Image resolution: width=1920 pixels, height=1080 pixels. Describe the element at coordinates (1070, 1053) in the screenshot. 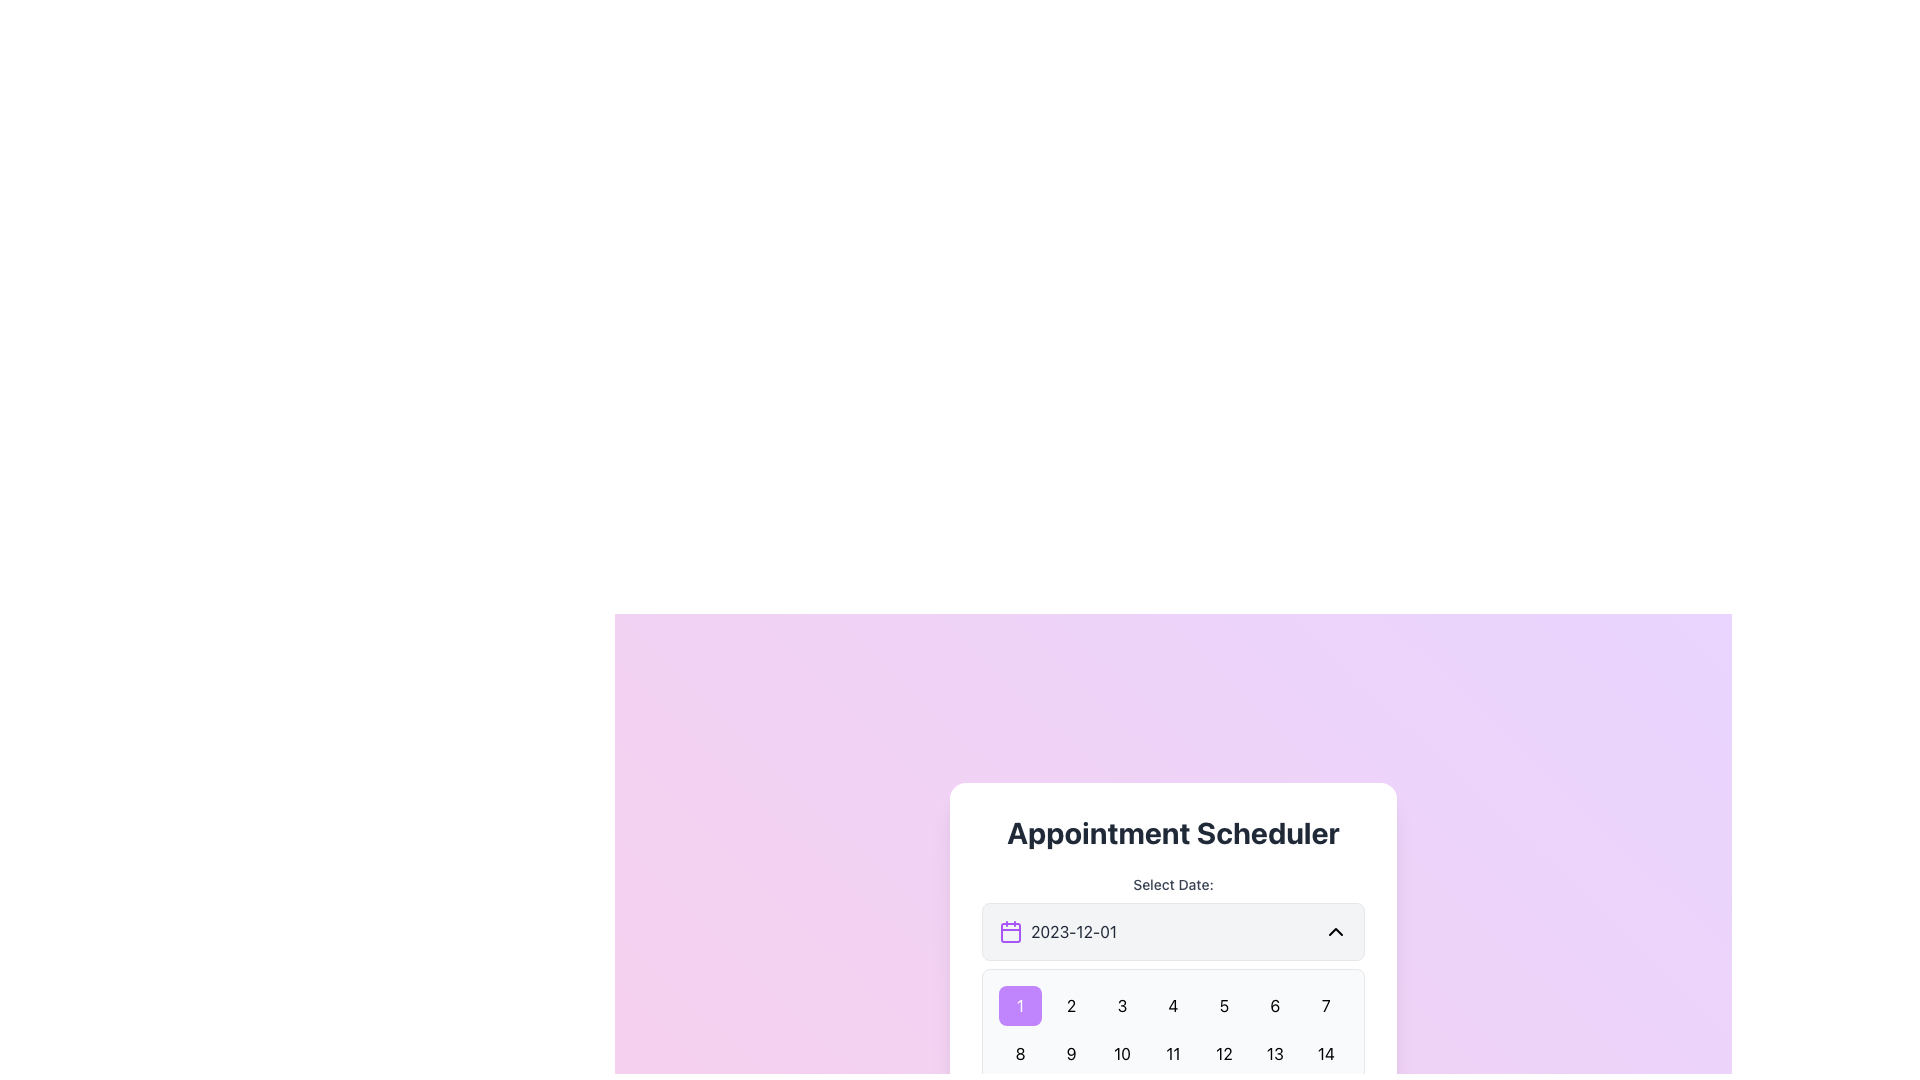

I see `the button displaying the number '9' in bold style within the 'Select Date' section of the calendar view` at that location.